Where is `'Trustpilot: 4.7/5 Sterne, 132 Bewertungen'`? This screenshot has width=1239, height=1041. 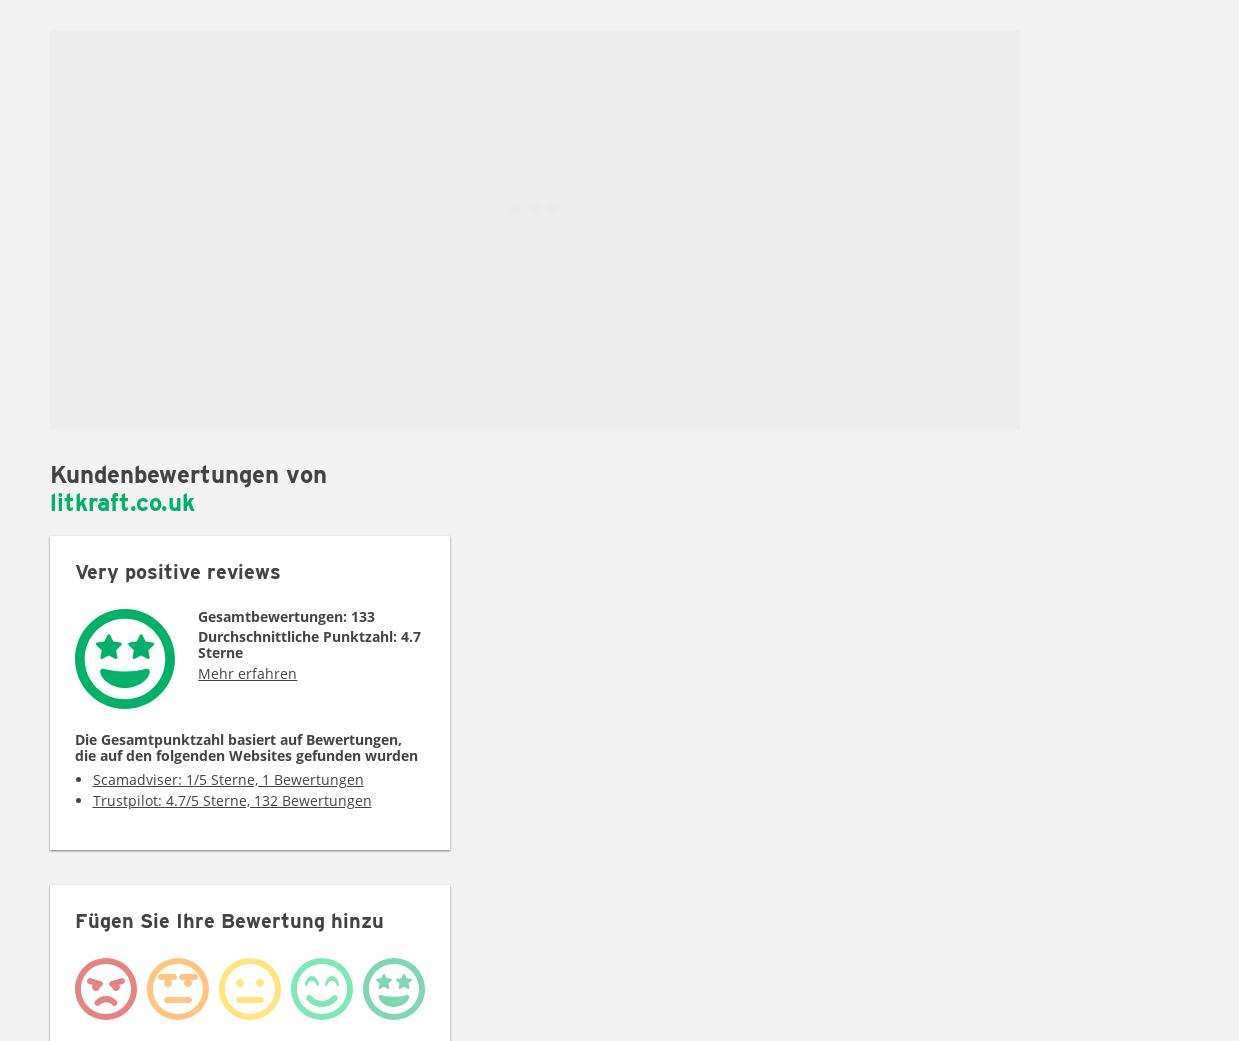
'Trustpilot: 4.7/5 Sterne, 132 Bewertungen' is located at coordinates (230, 799).